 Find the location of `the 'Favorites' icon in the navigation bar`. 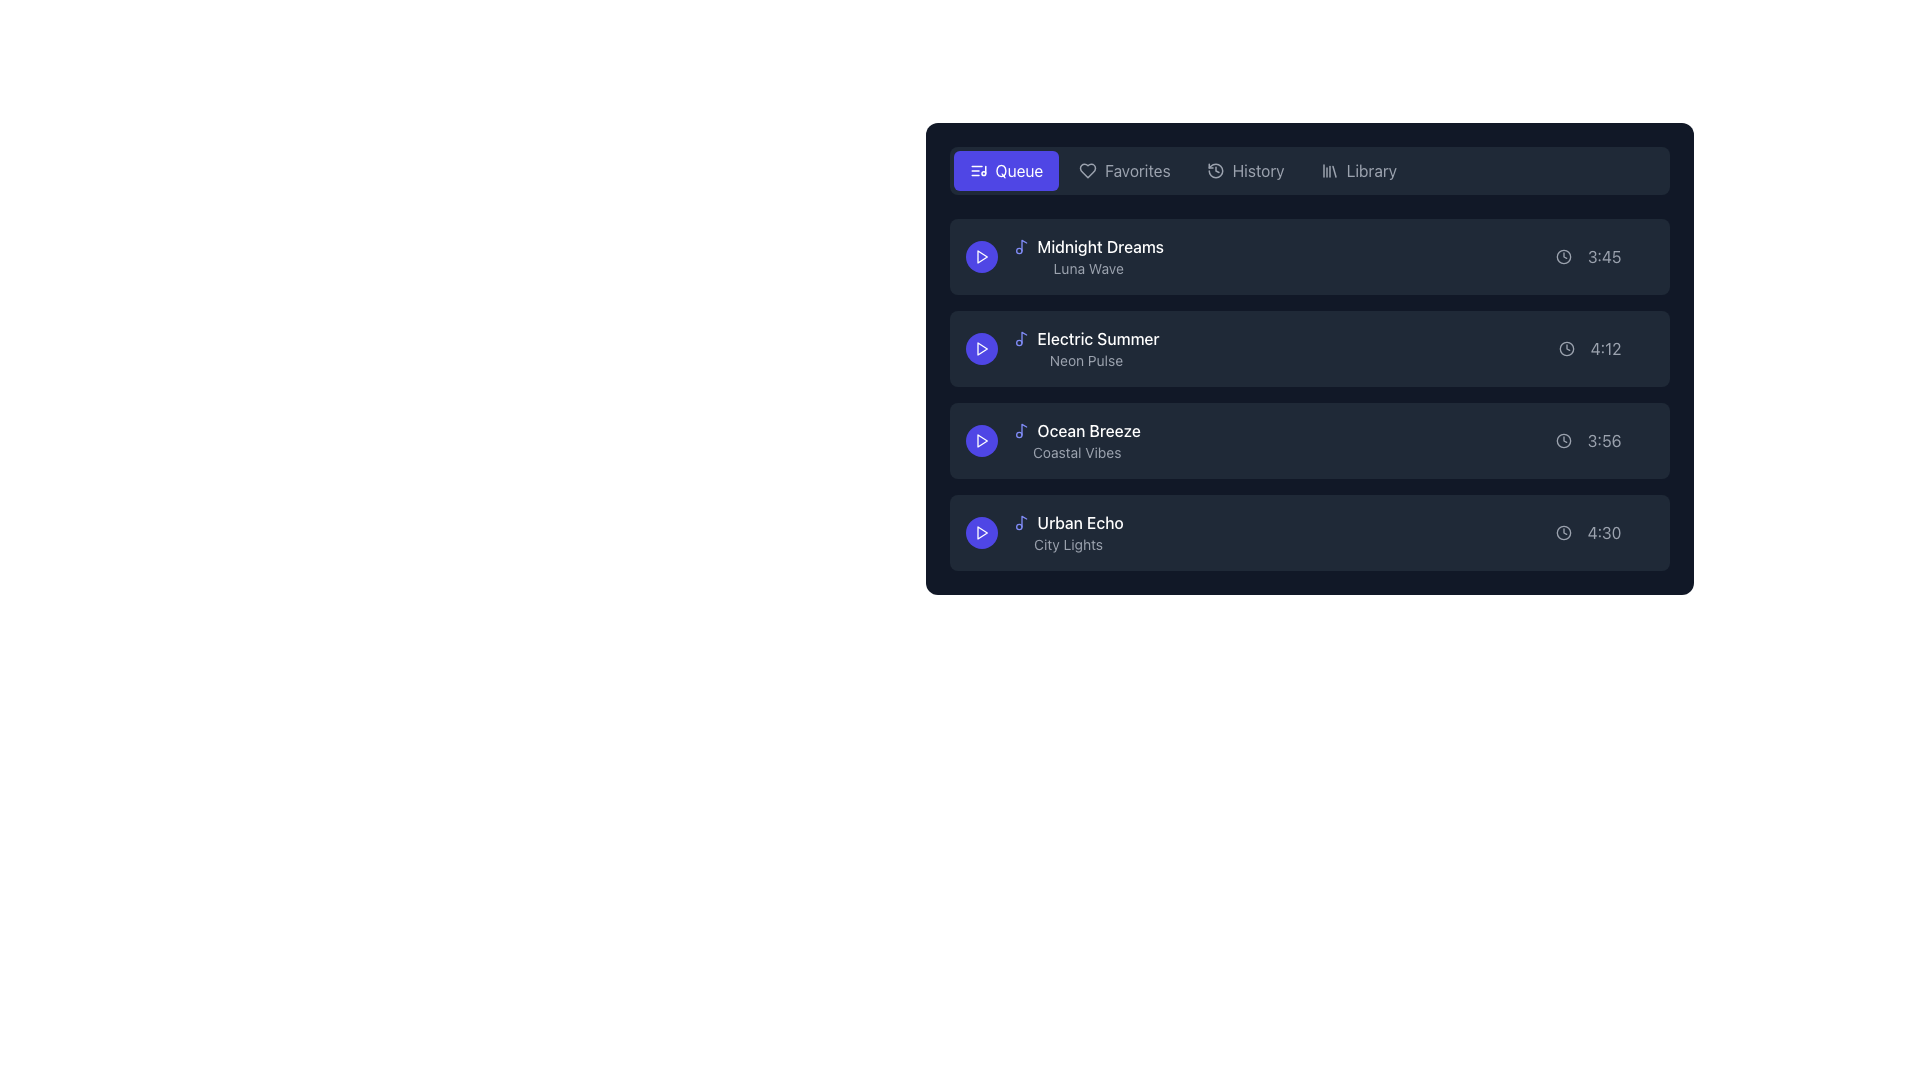

the 'Favorites' icon in the navigation bar is located at coordinates (1087, 169).